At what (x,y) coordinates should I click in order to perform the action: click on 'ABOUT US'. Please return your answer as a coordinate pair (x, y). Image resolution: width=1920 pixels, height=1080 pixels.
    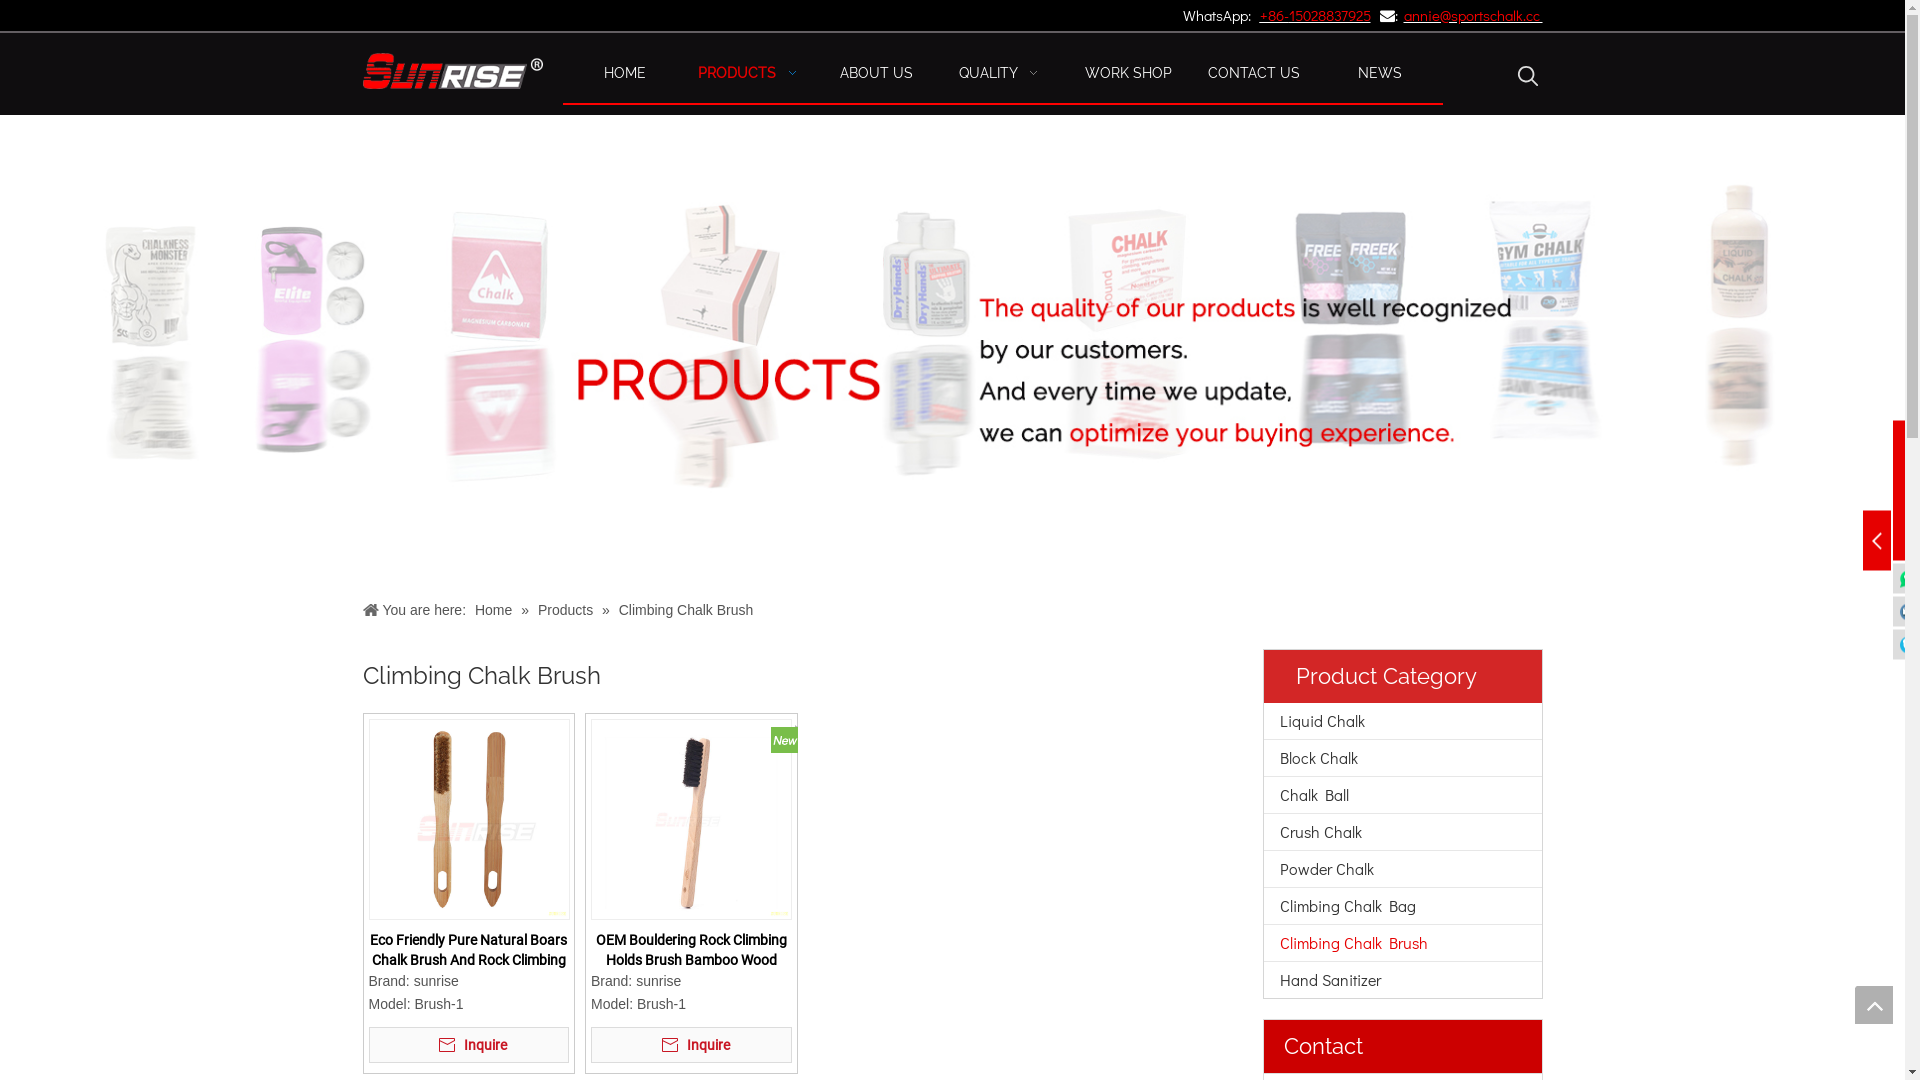
    Looking at the image, I should click on (877, 72).